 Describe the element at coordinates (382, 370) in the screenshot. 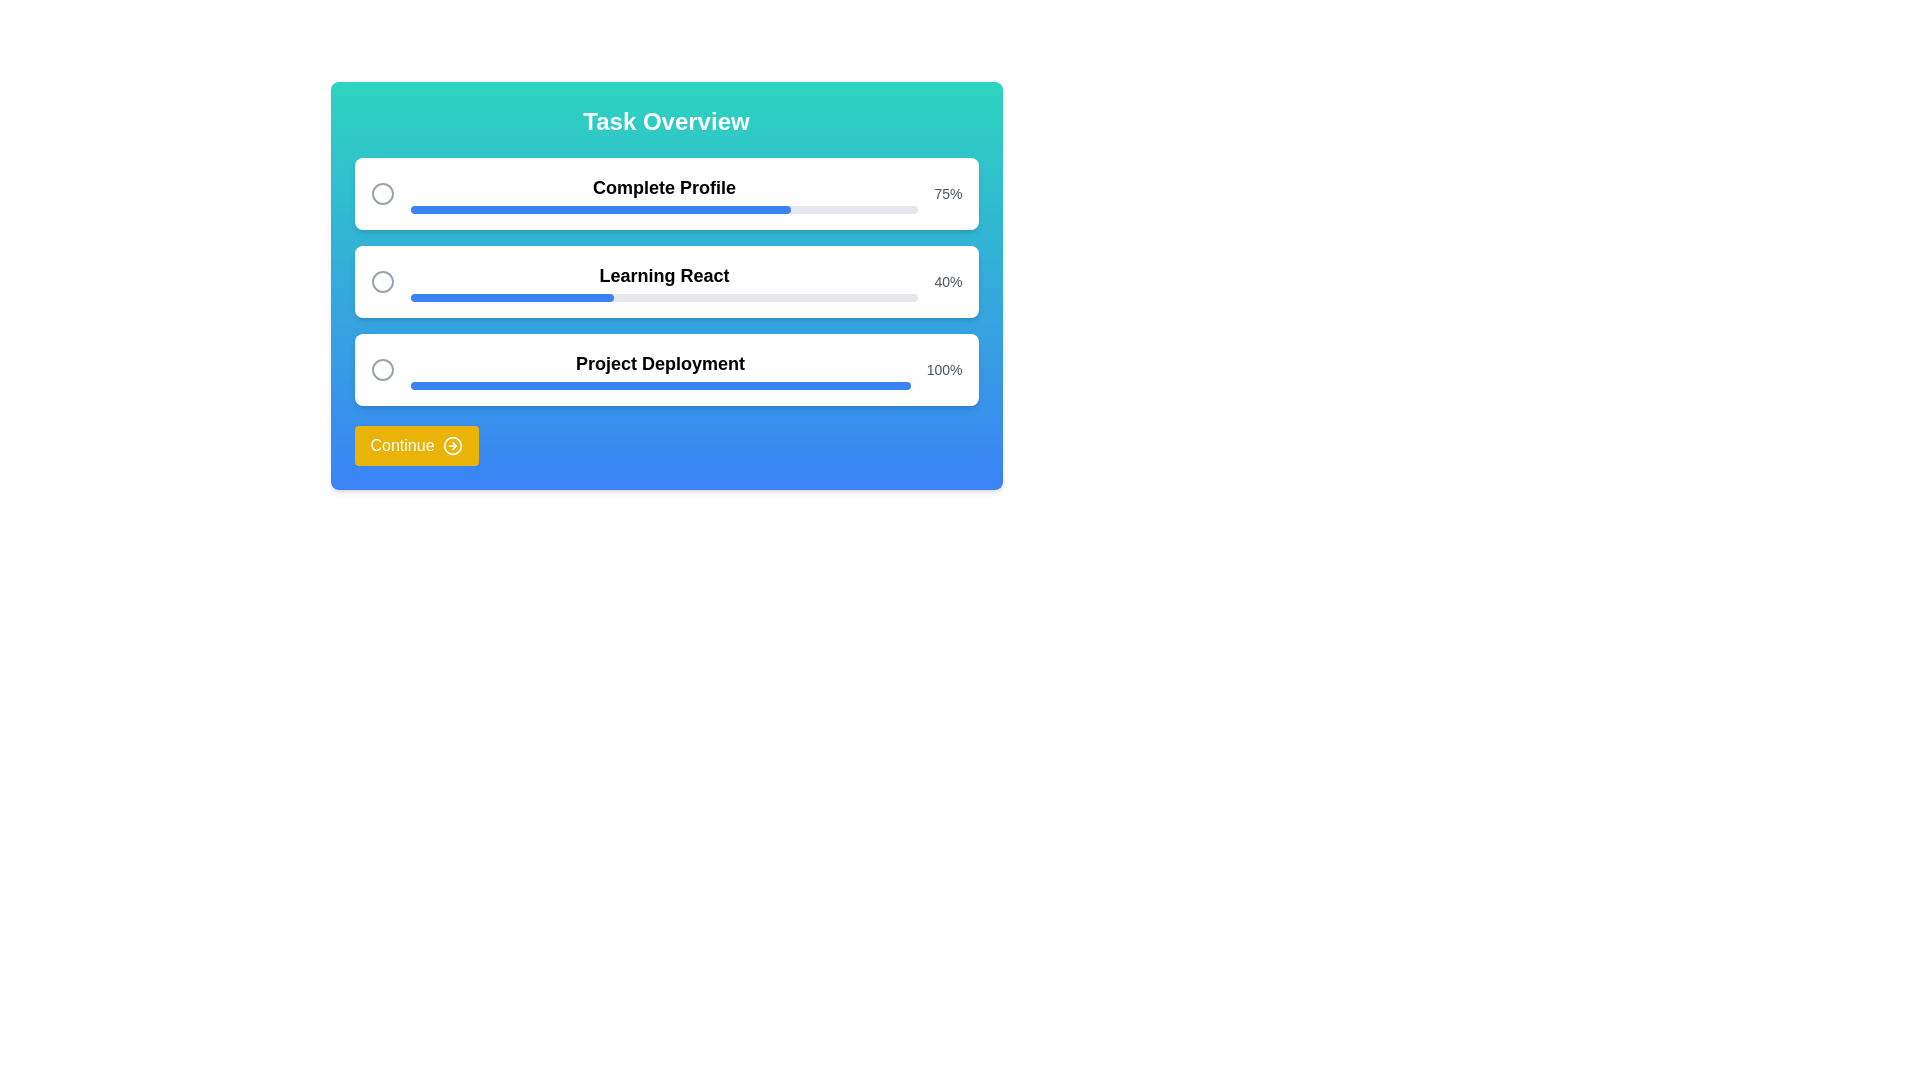

I see `the circular radio button icon with a gray stroke, located to the left of the 'Project Deployment' text` at that location.